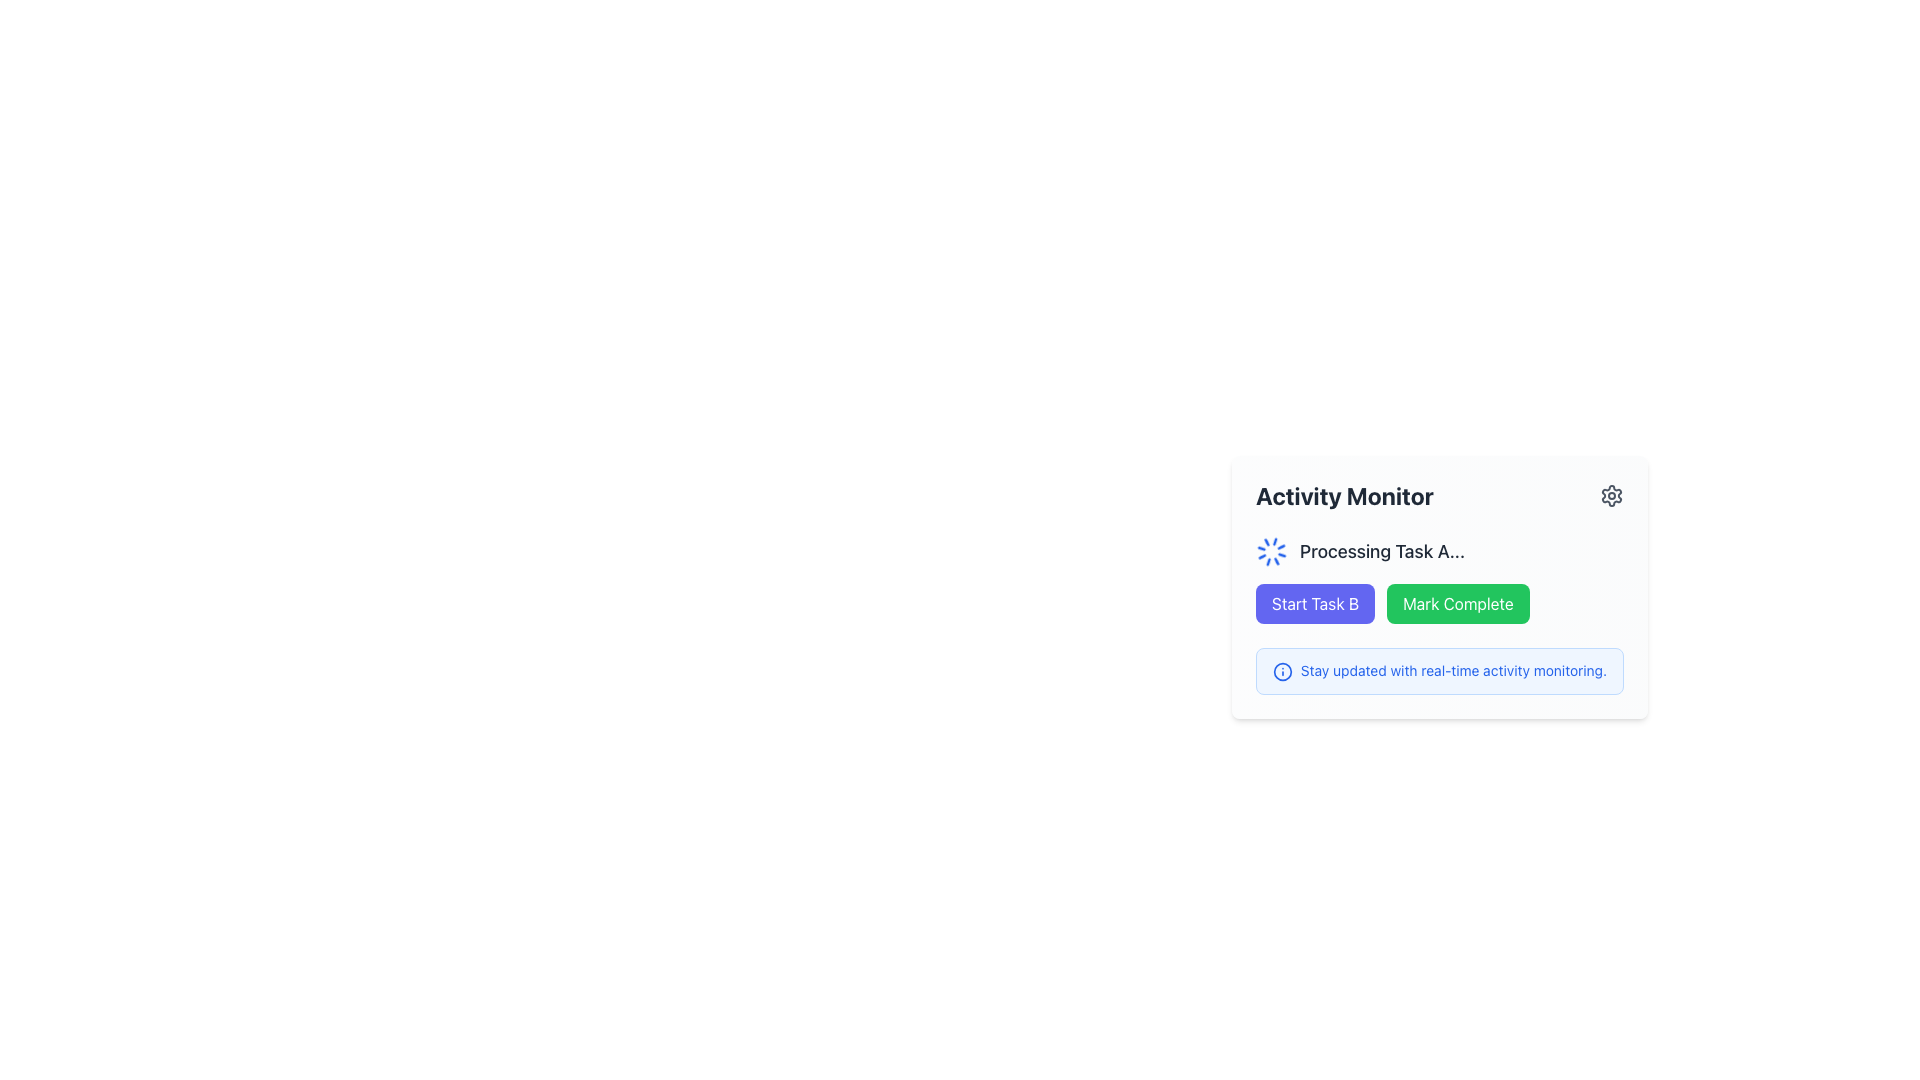 The width and height of the screenshot is (1920, 1080). I want to click on SVG Circle element located in the top-right corner of the 'Activity Monitor' widget by using developer tools, so click(1282, 672).